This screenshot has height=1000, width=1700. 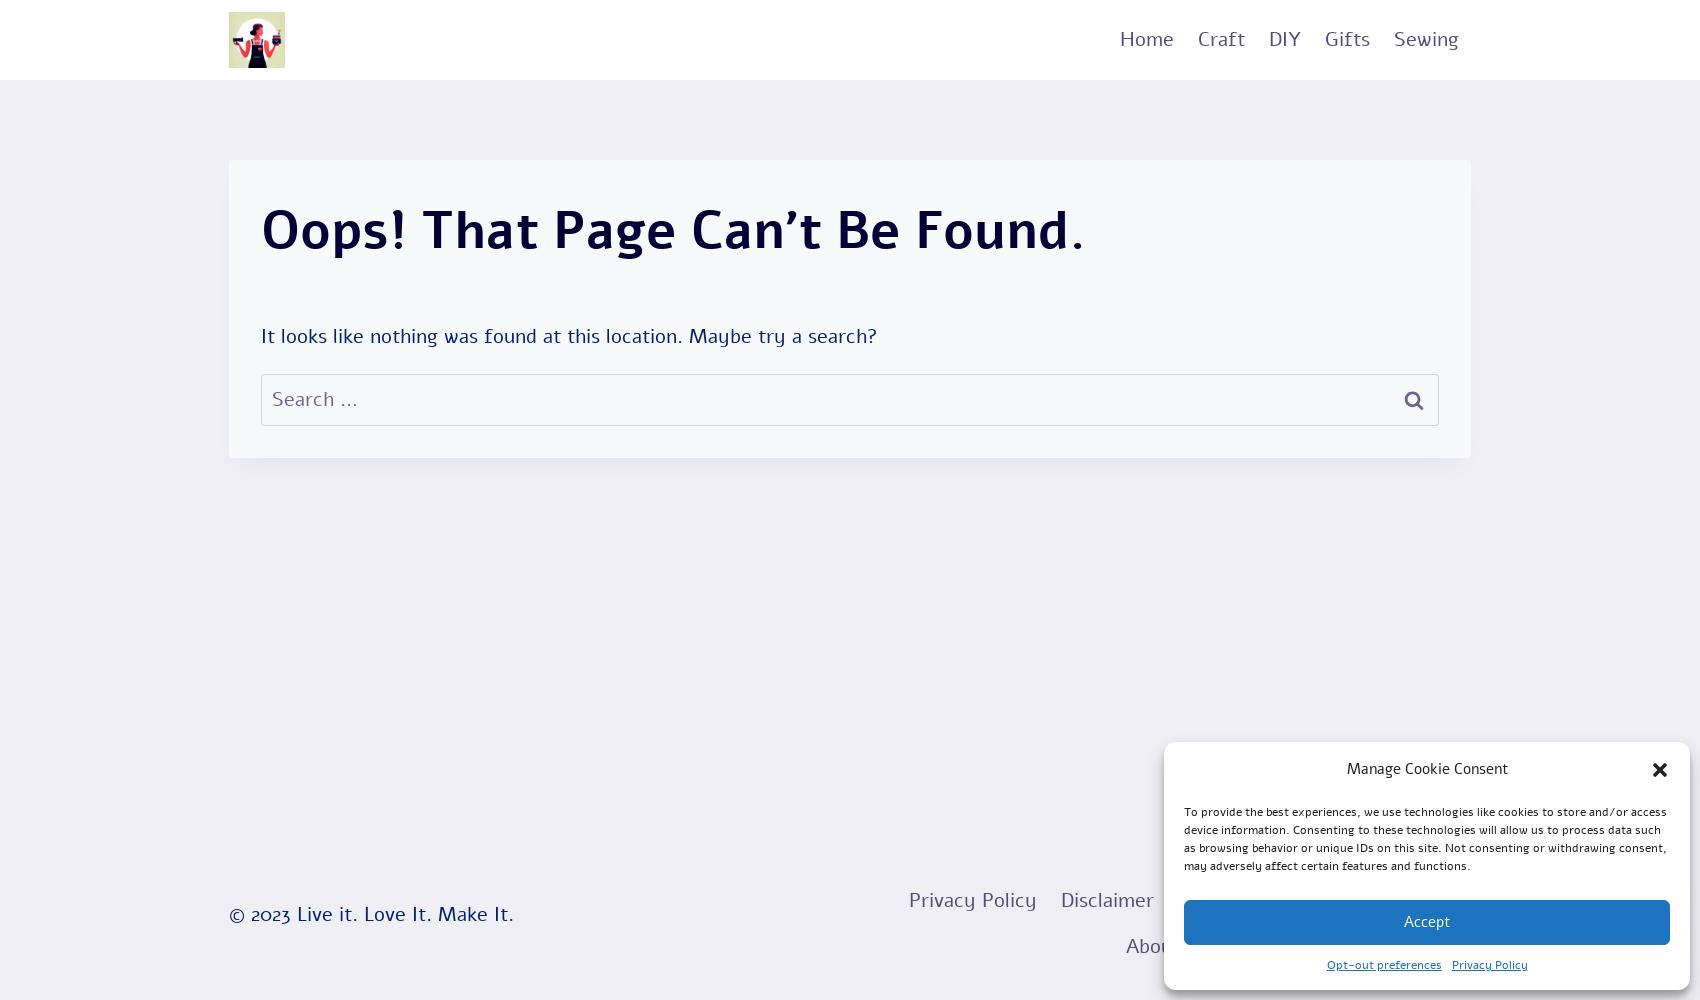 I want to click on '© 2023 Live it. Love It. Make It.', so click(x=370, y=914).